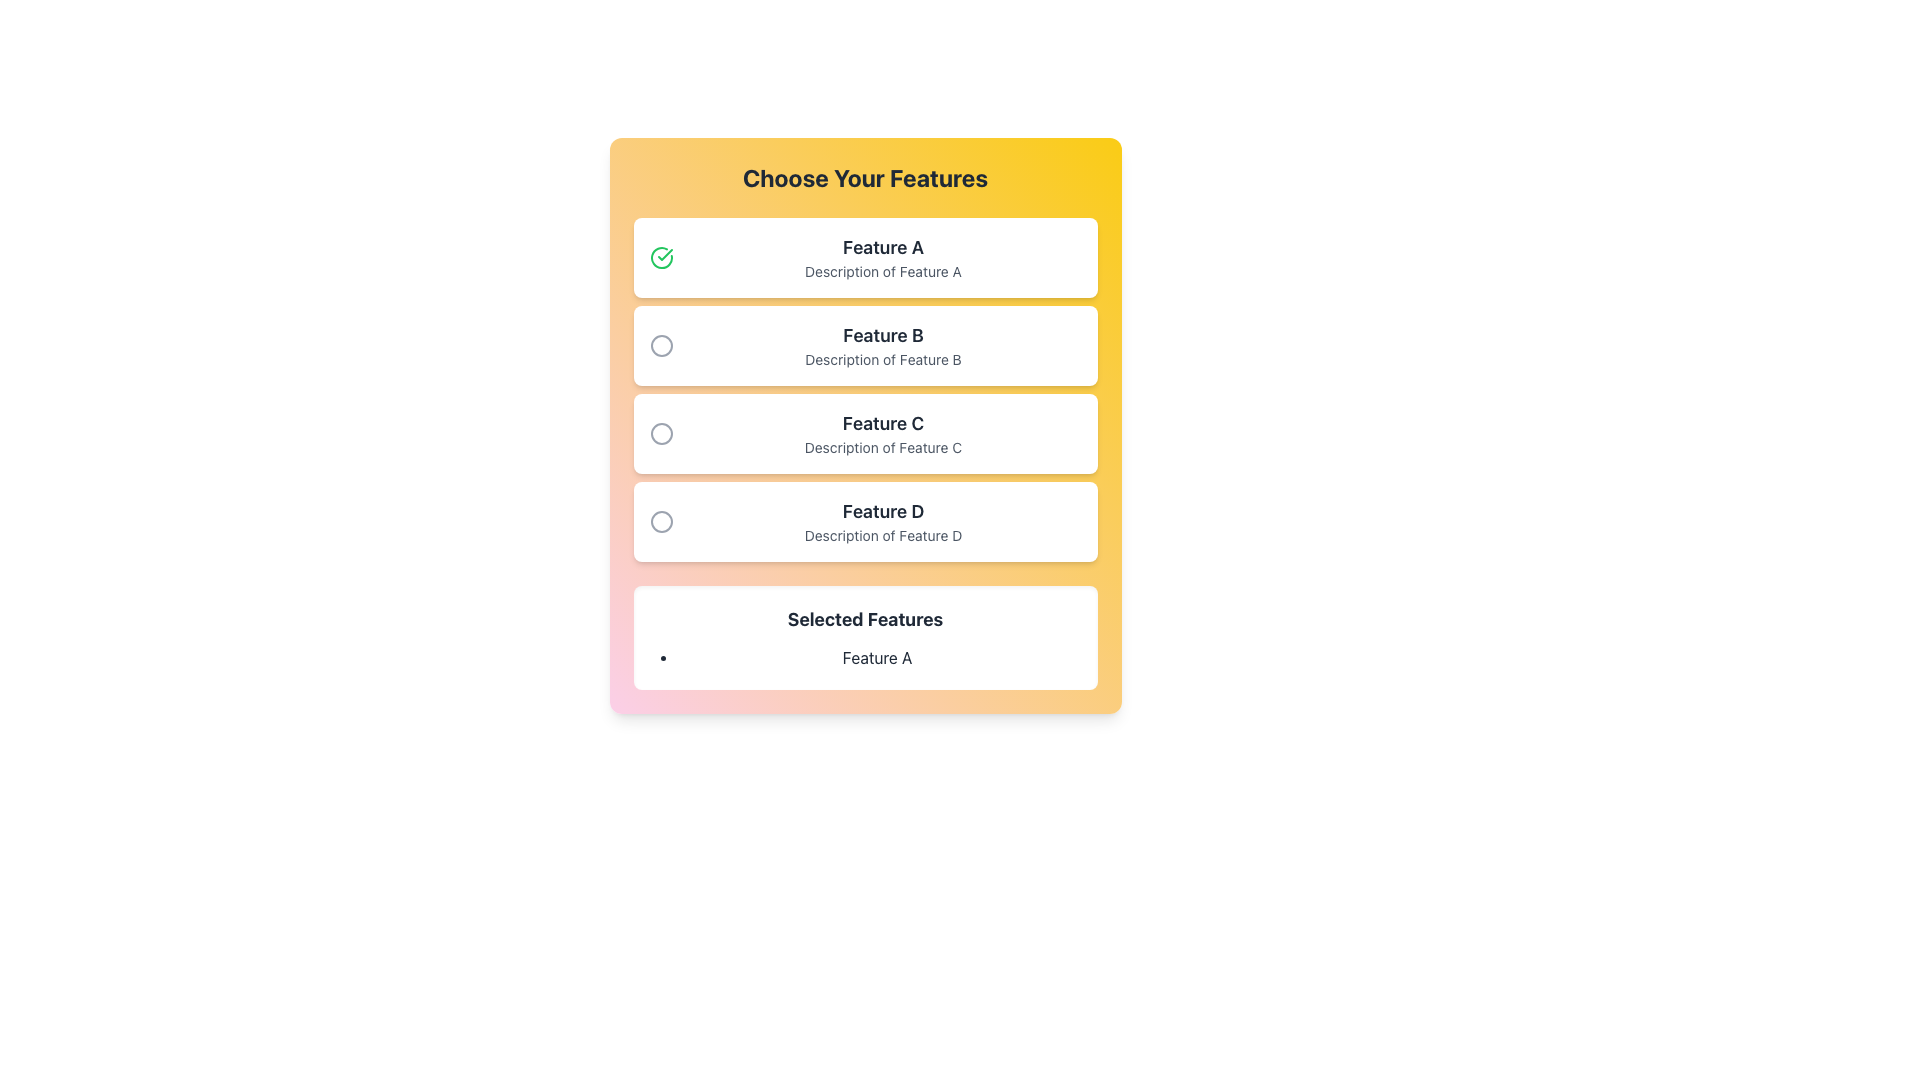 Image resolution: width=1920 pixels, height=1080 pixels. I want to click on the circular inner part of the radio button for 'Feature B', so click(661, 345).